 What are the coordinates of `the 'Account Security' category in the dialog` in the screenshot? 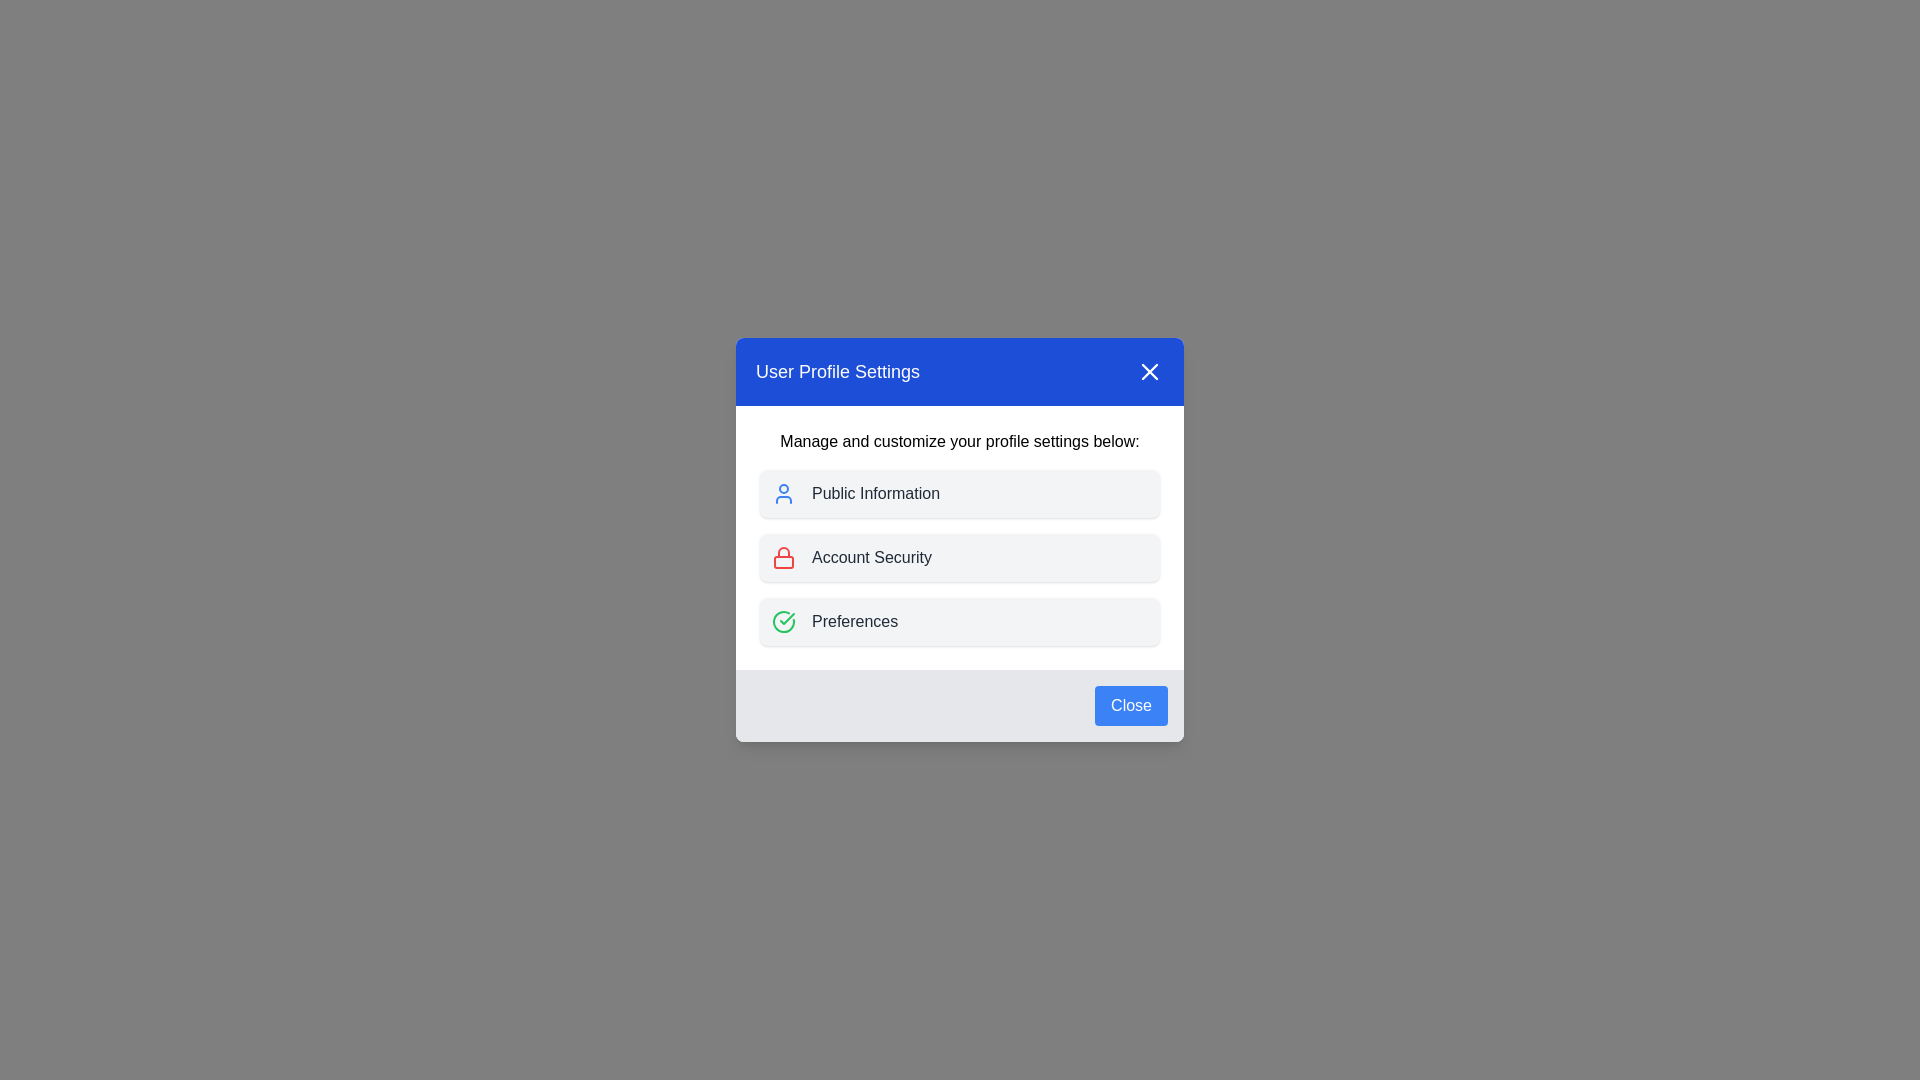 It's located at (960, 558).